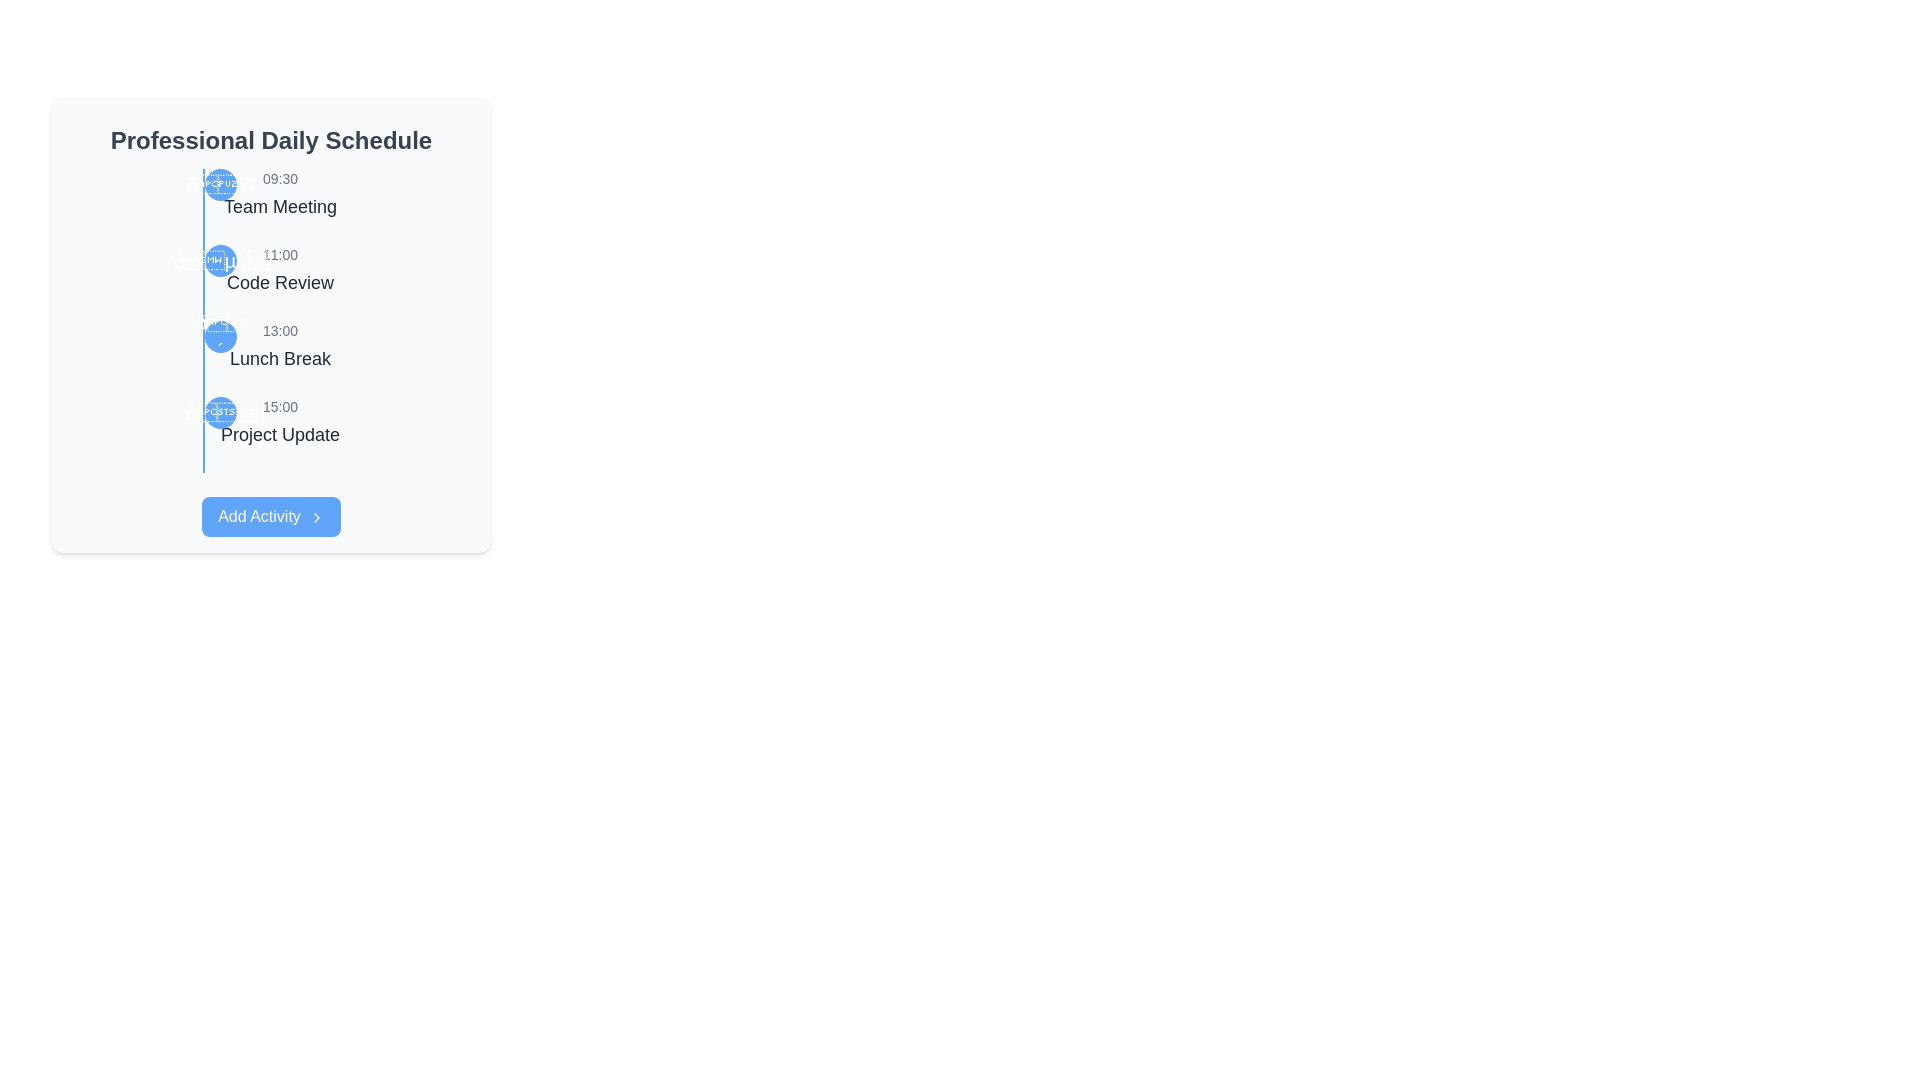 Image resolution: width=1920 pixels, height=1080 pixels. I want to click on the circular blue icon with white text '📈' located to the left of the '15:00 Project Update' entry in the timeline interface, so click(220, 411).